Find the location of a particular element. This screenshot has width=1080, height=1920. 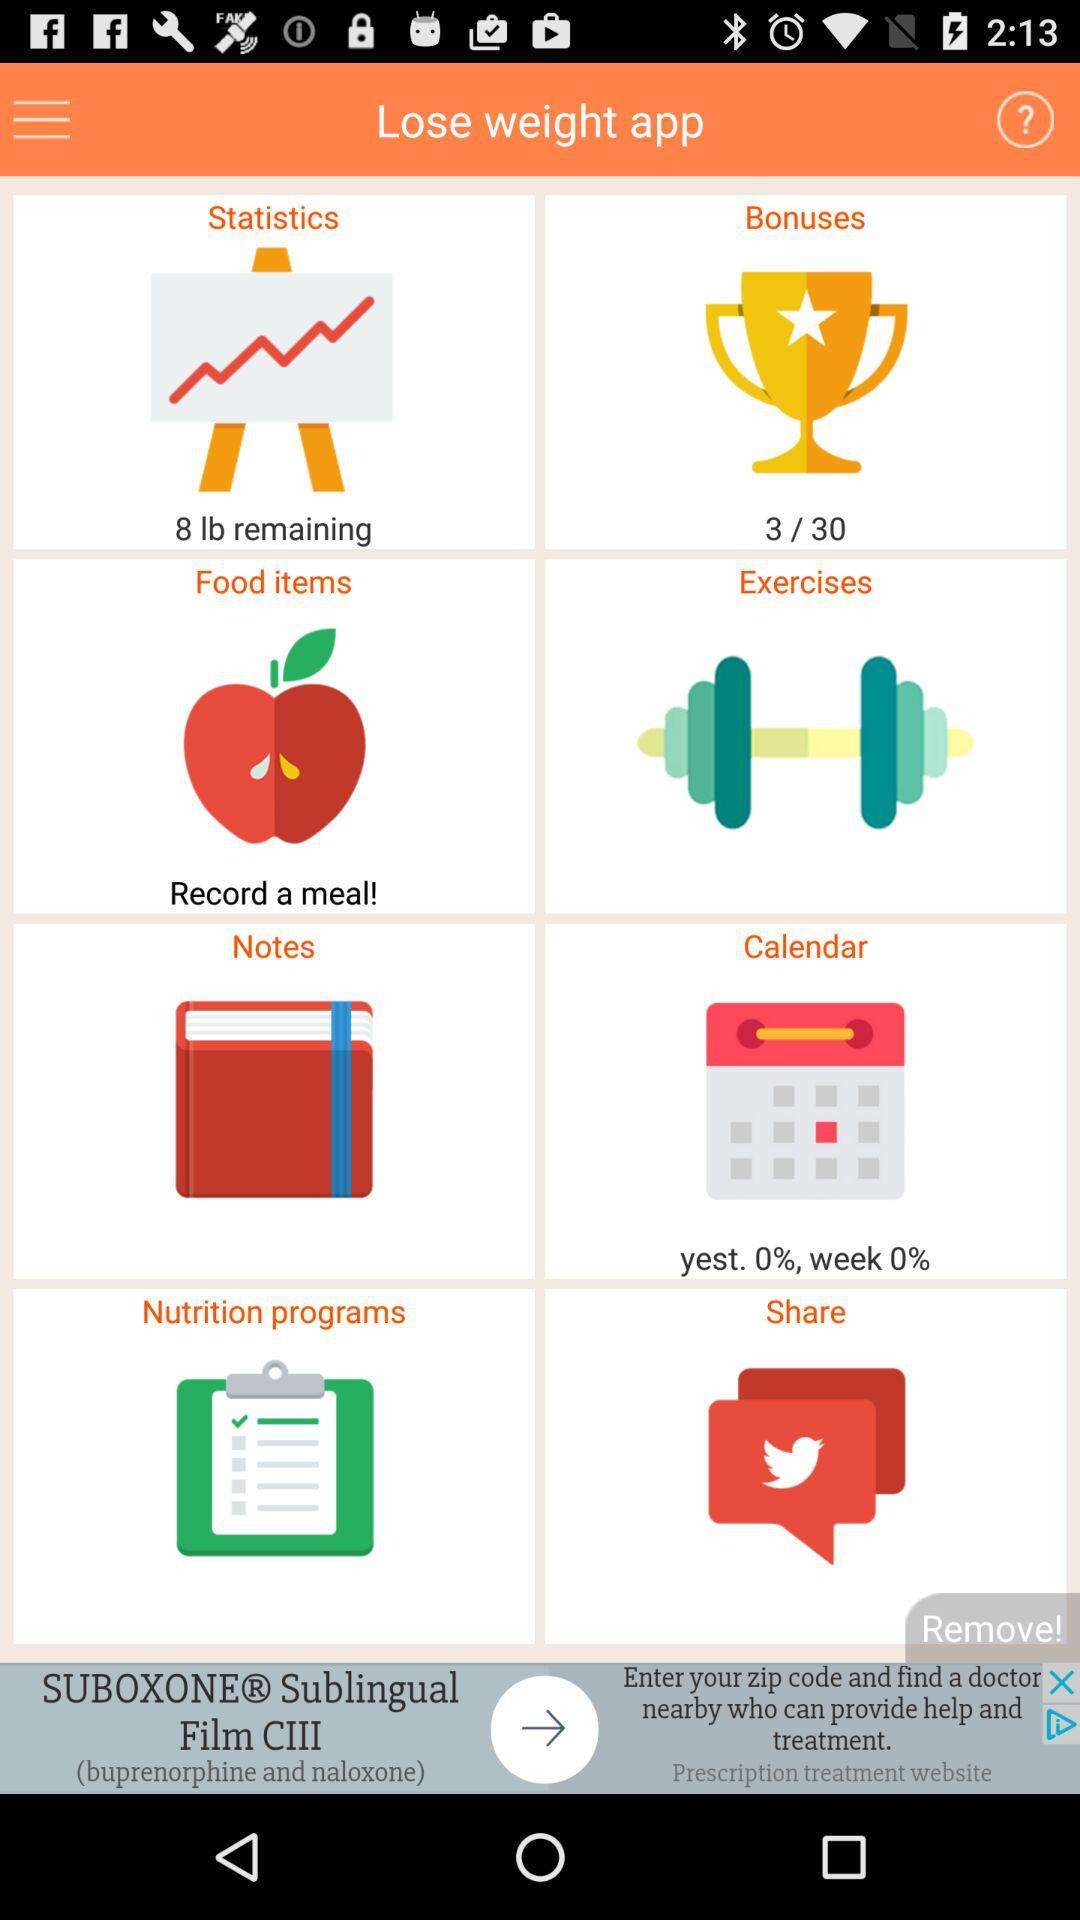

the help icon is located at coordinates (1025, 127).